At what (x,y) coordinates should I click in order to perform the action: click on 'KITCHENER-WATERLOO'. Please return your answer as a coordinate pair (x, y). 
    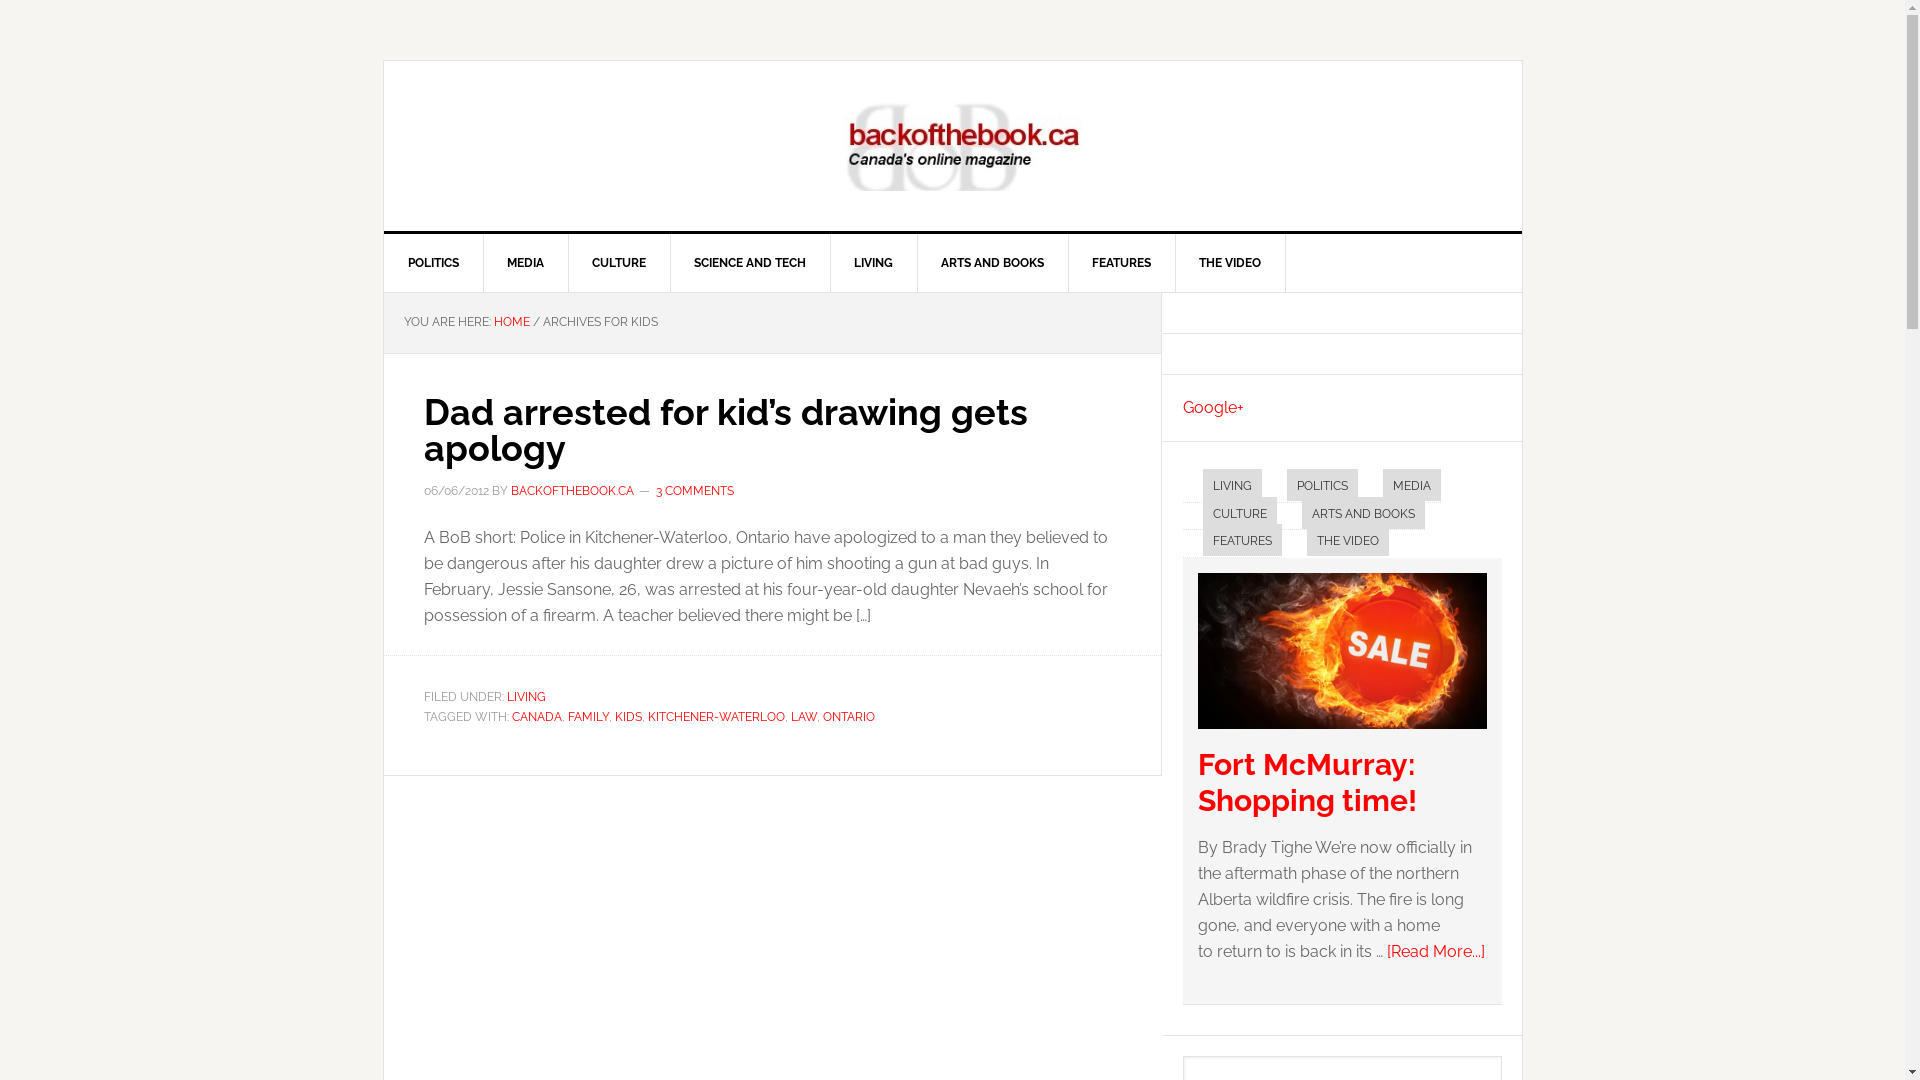
    Looking at the image, I should click on (716, 716).